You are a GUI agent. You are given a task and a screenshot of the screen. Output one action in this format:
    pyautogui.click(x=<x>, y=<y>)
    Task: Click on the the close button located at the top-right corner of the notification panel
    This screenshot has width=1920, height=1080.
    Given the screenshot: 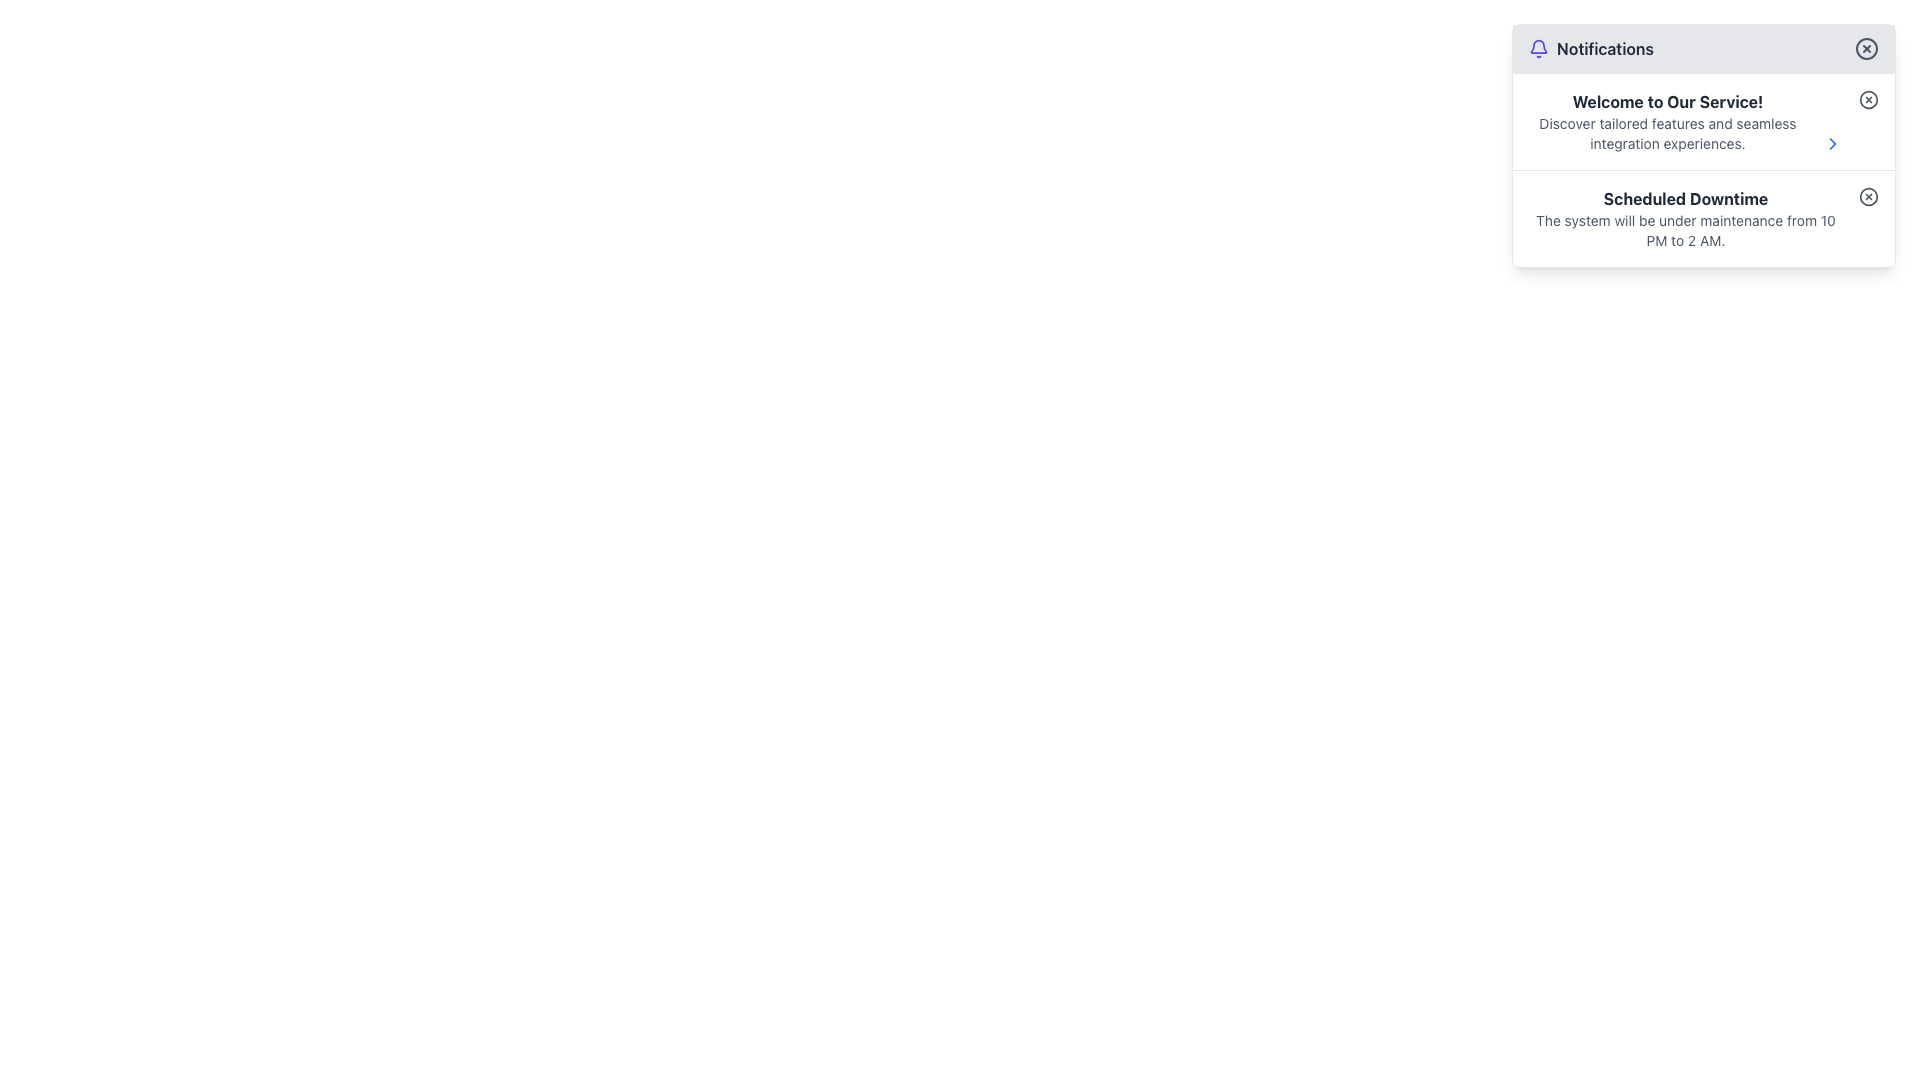 What is the action you would take?
    pyautogui.click(x=1866, y=48)
    